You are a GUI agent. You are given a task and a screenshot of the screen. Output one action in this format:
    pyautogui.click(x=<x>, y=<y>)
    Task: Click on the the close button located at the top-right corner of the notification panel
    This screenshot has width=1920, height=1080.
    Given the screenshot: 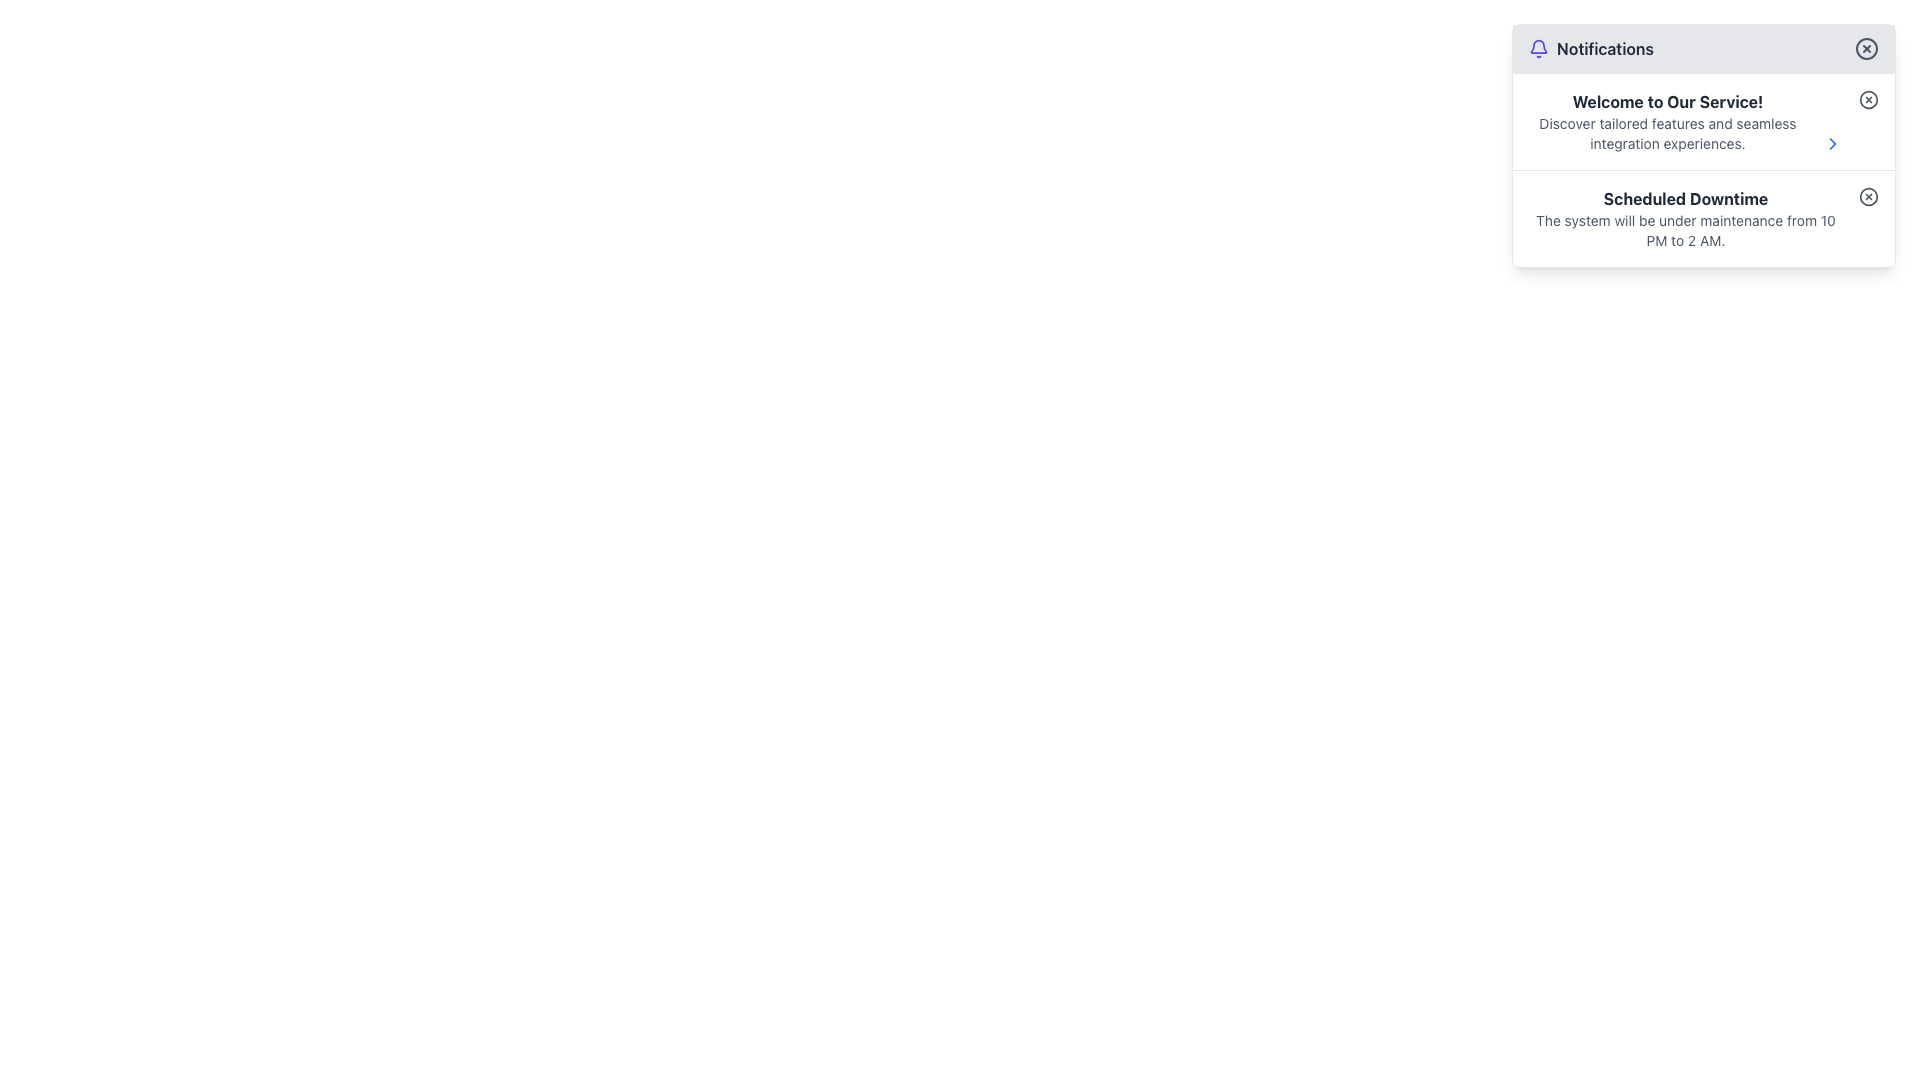 What is the action you would take?
    pyautogui.click(x=1866, y=48)
    